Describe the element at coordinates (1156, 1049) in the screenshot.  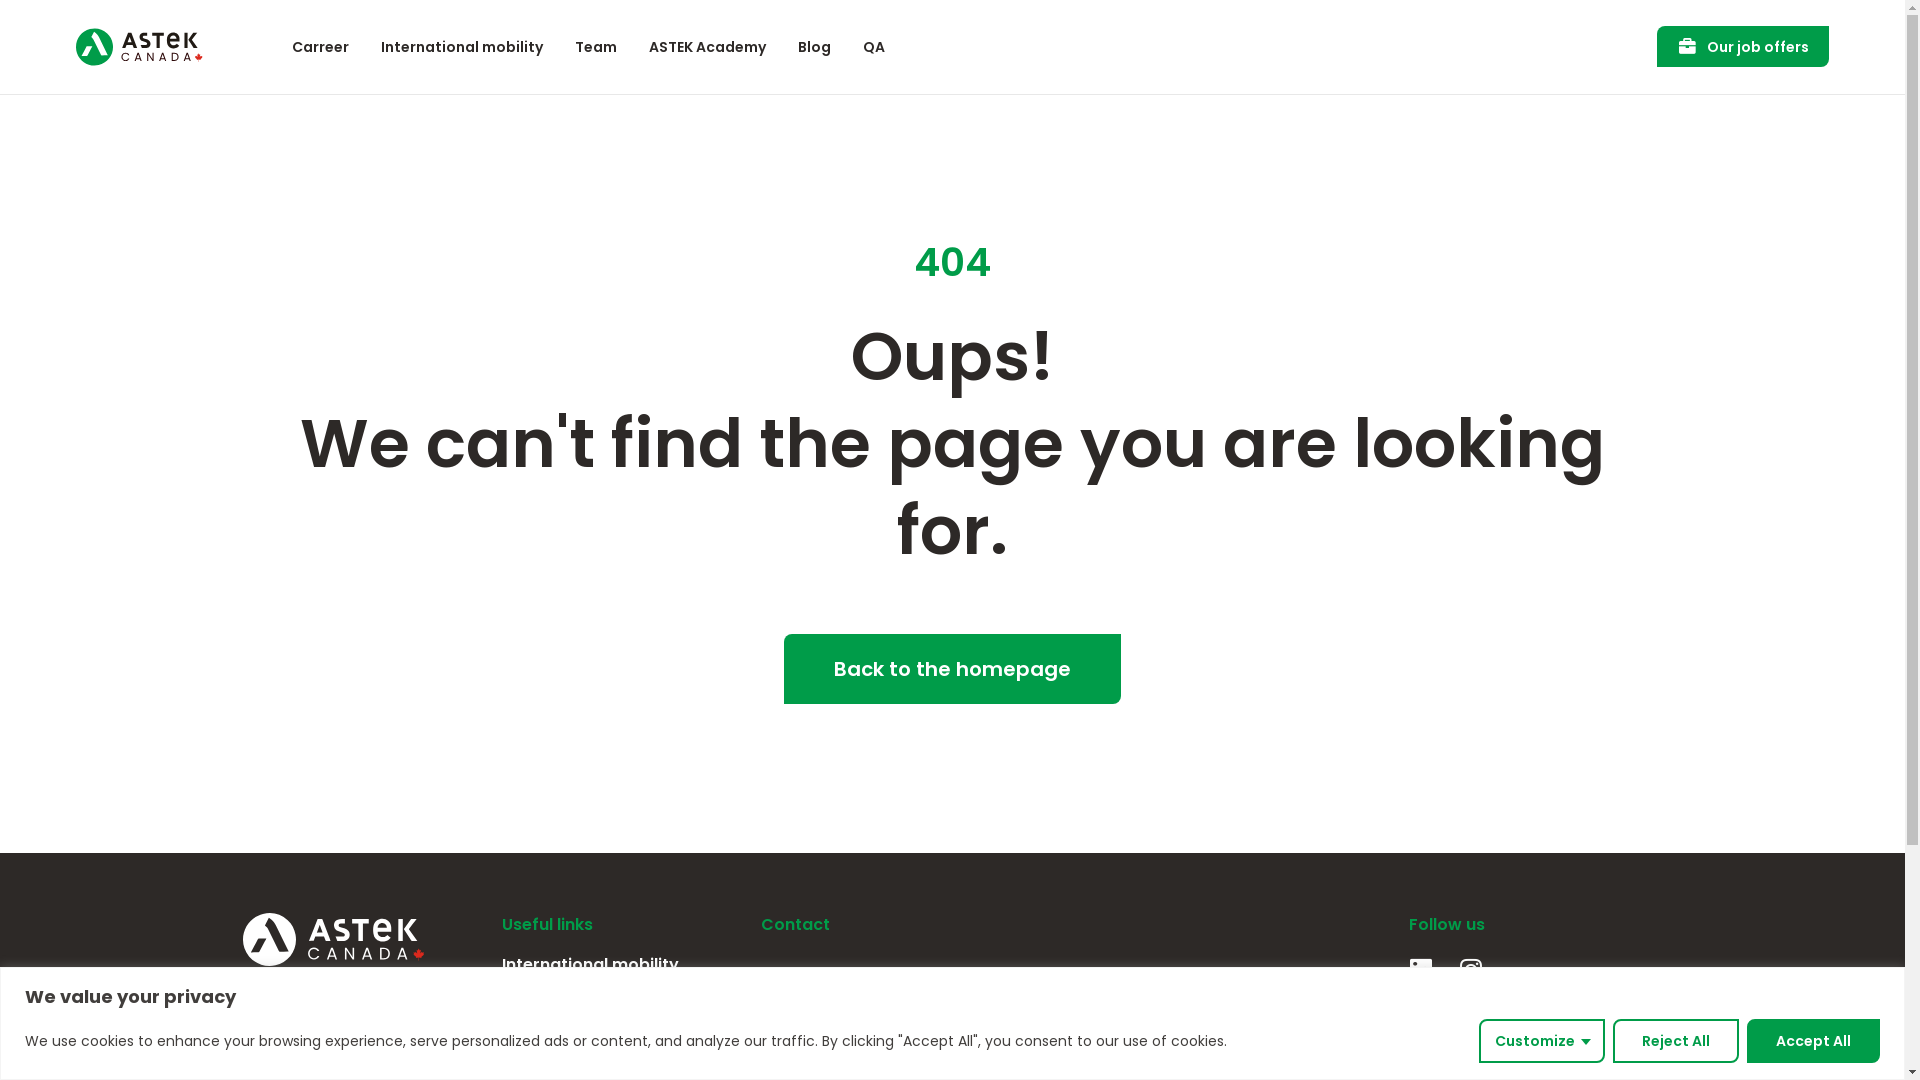
I see `'+1 (416) 540-9553'` at that location.